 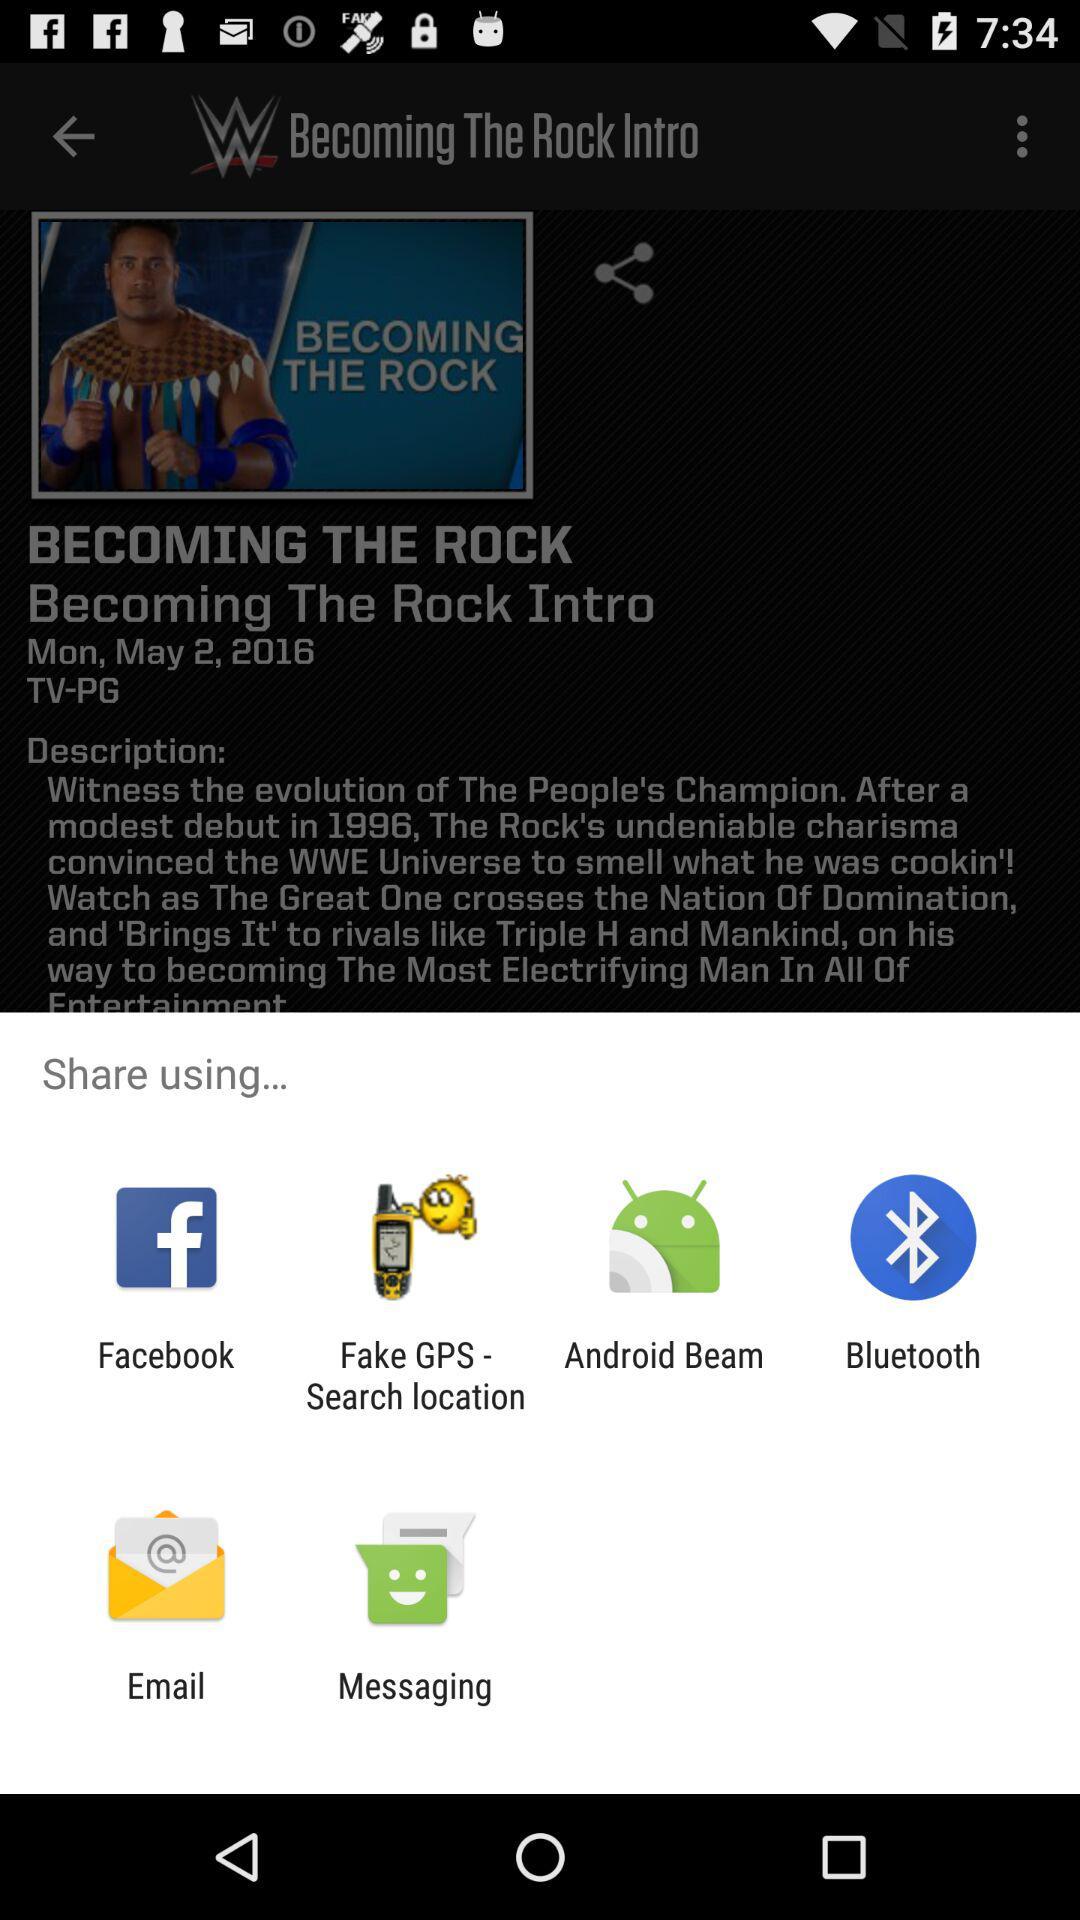 I want to click on the icon next to the fake gps search icon, so click(x=664, y=1374).